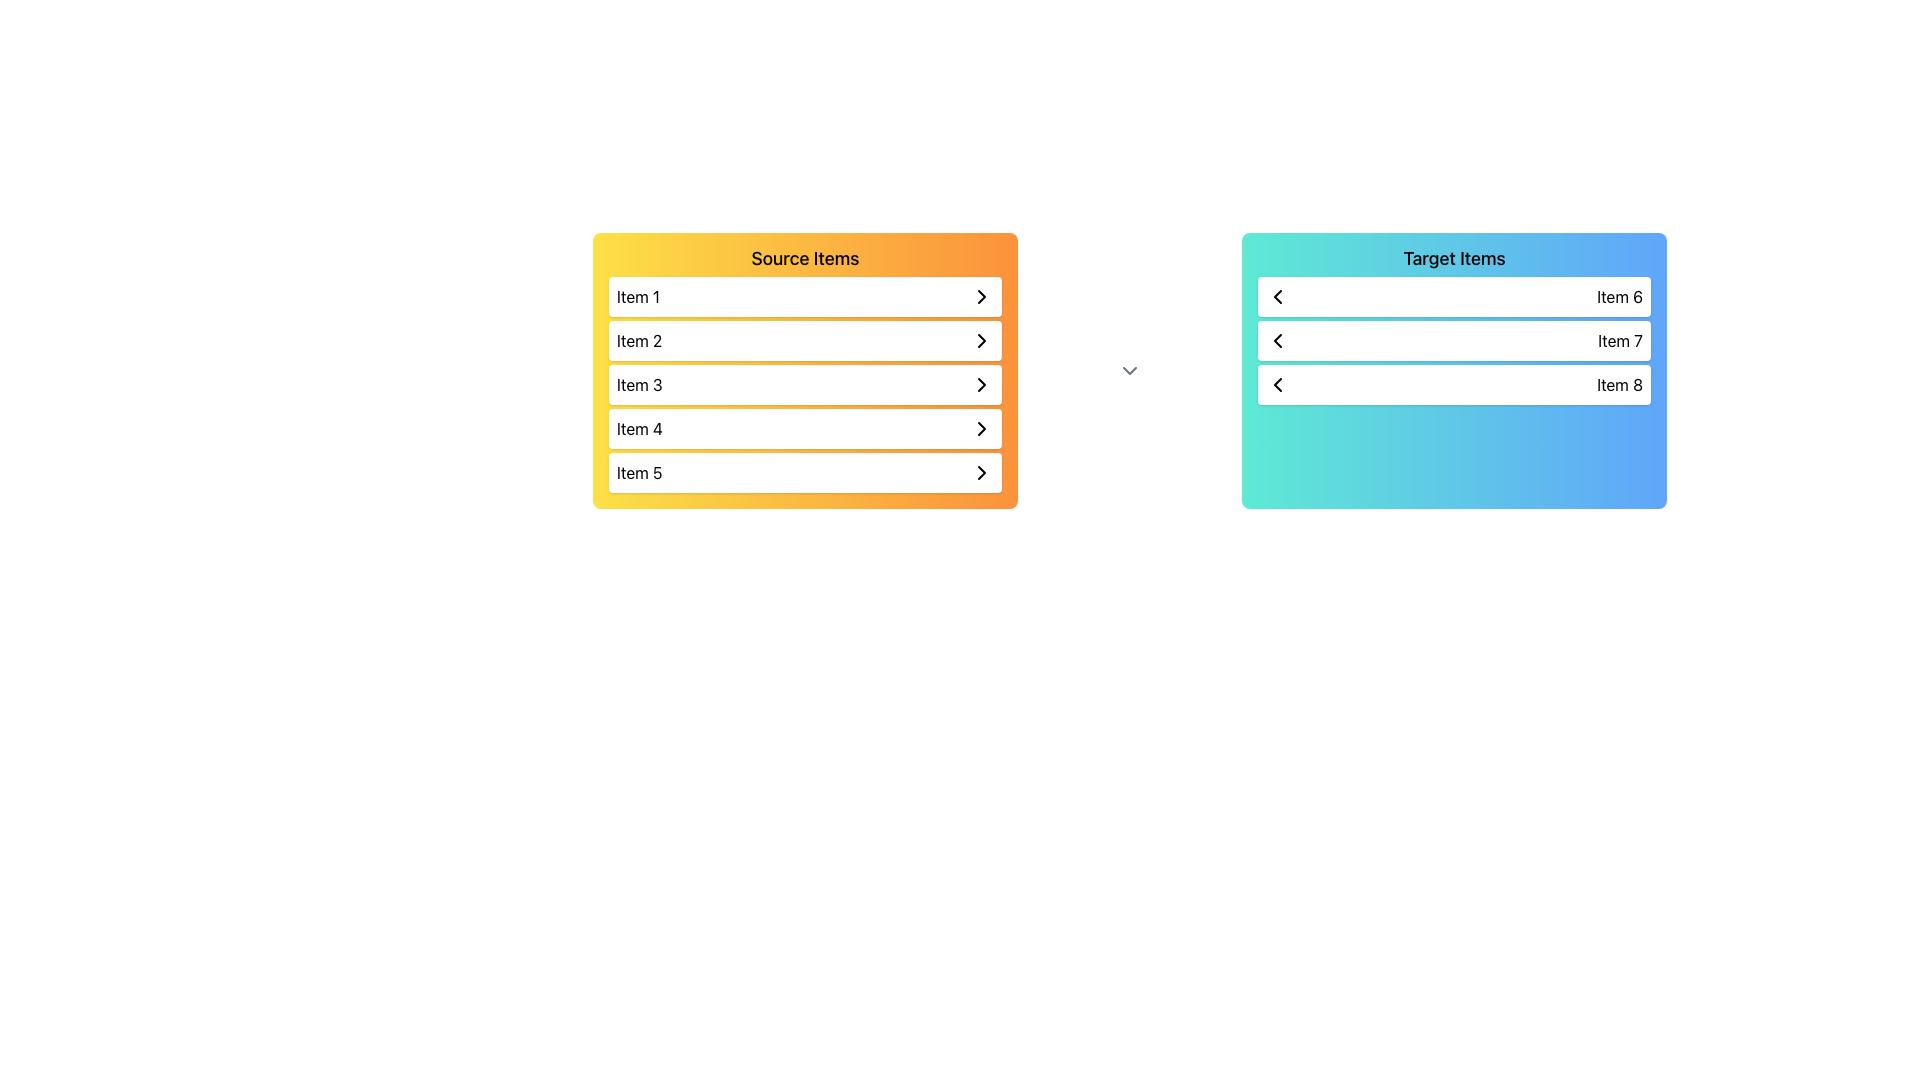 This screenshot has height=1080, width=1920. Describe the element at coordinates (805, 385) in the screenshot. I see `the third row under the 'Source Items' panel` at that location.